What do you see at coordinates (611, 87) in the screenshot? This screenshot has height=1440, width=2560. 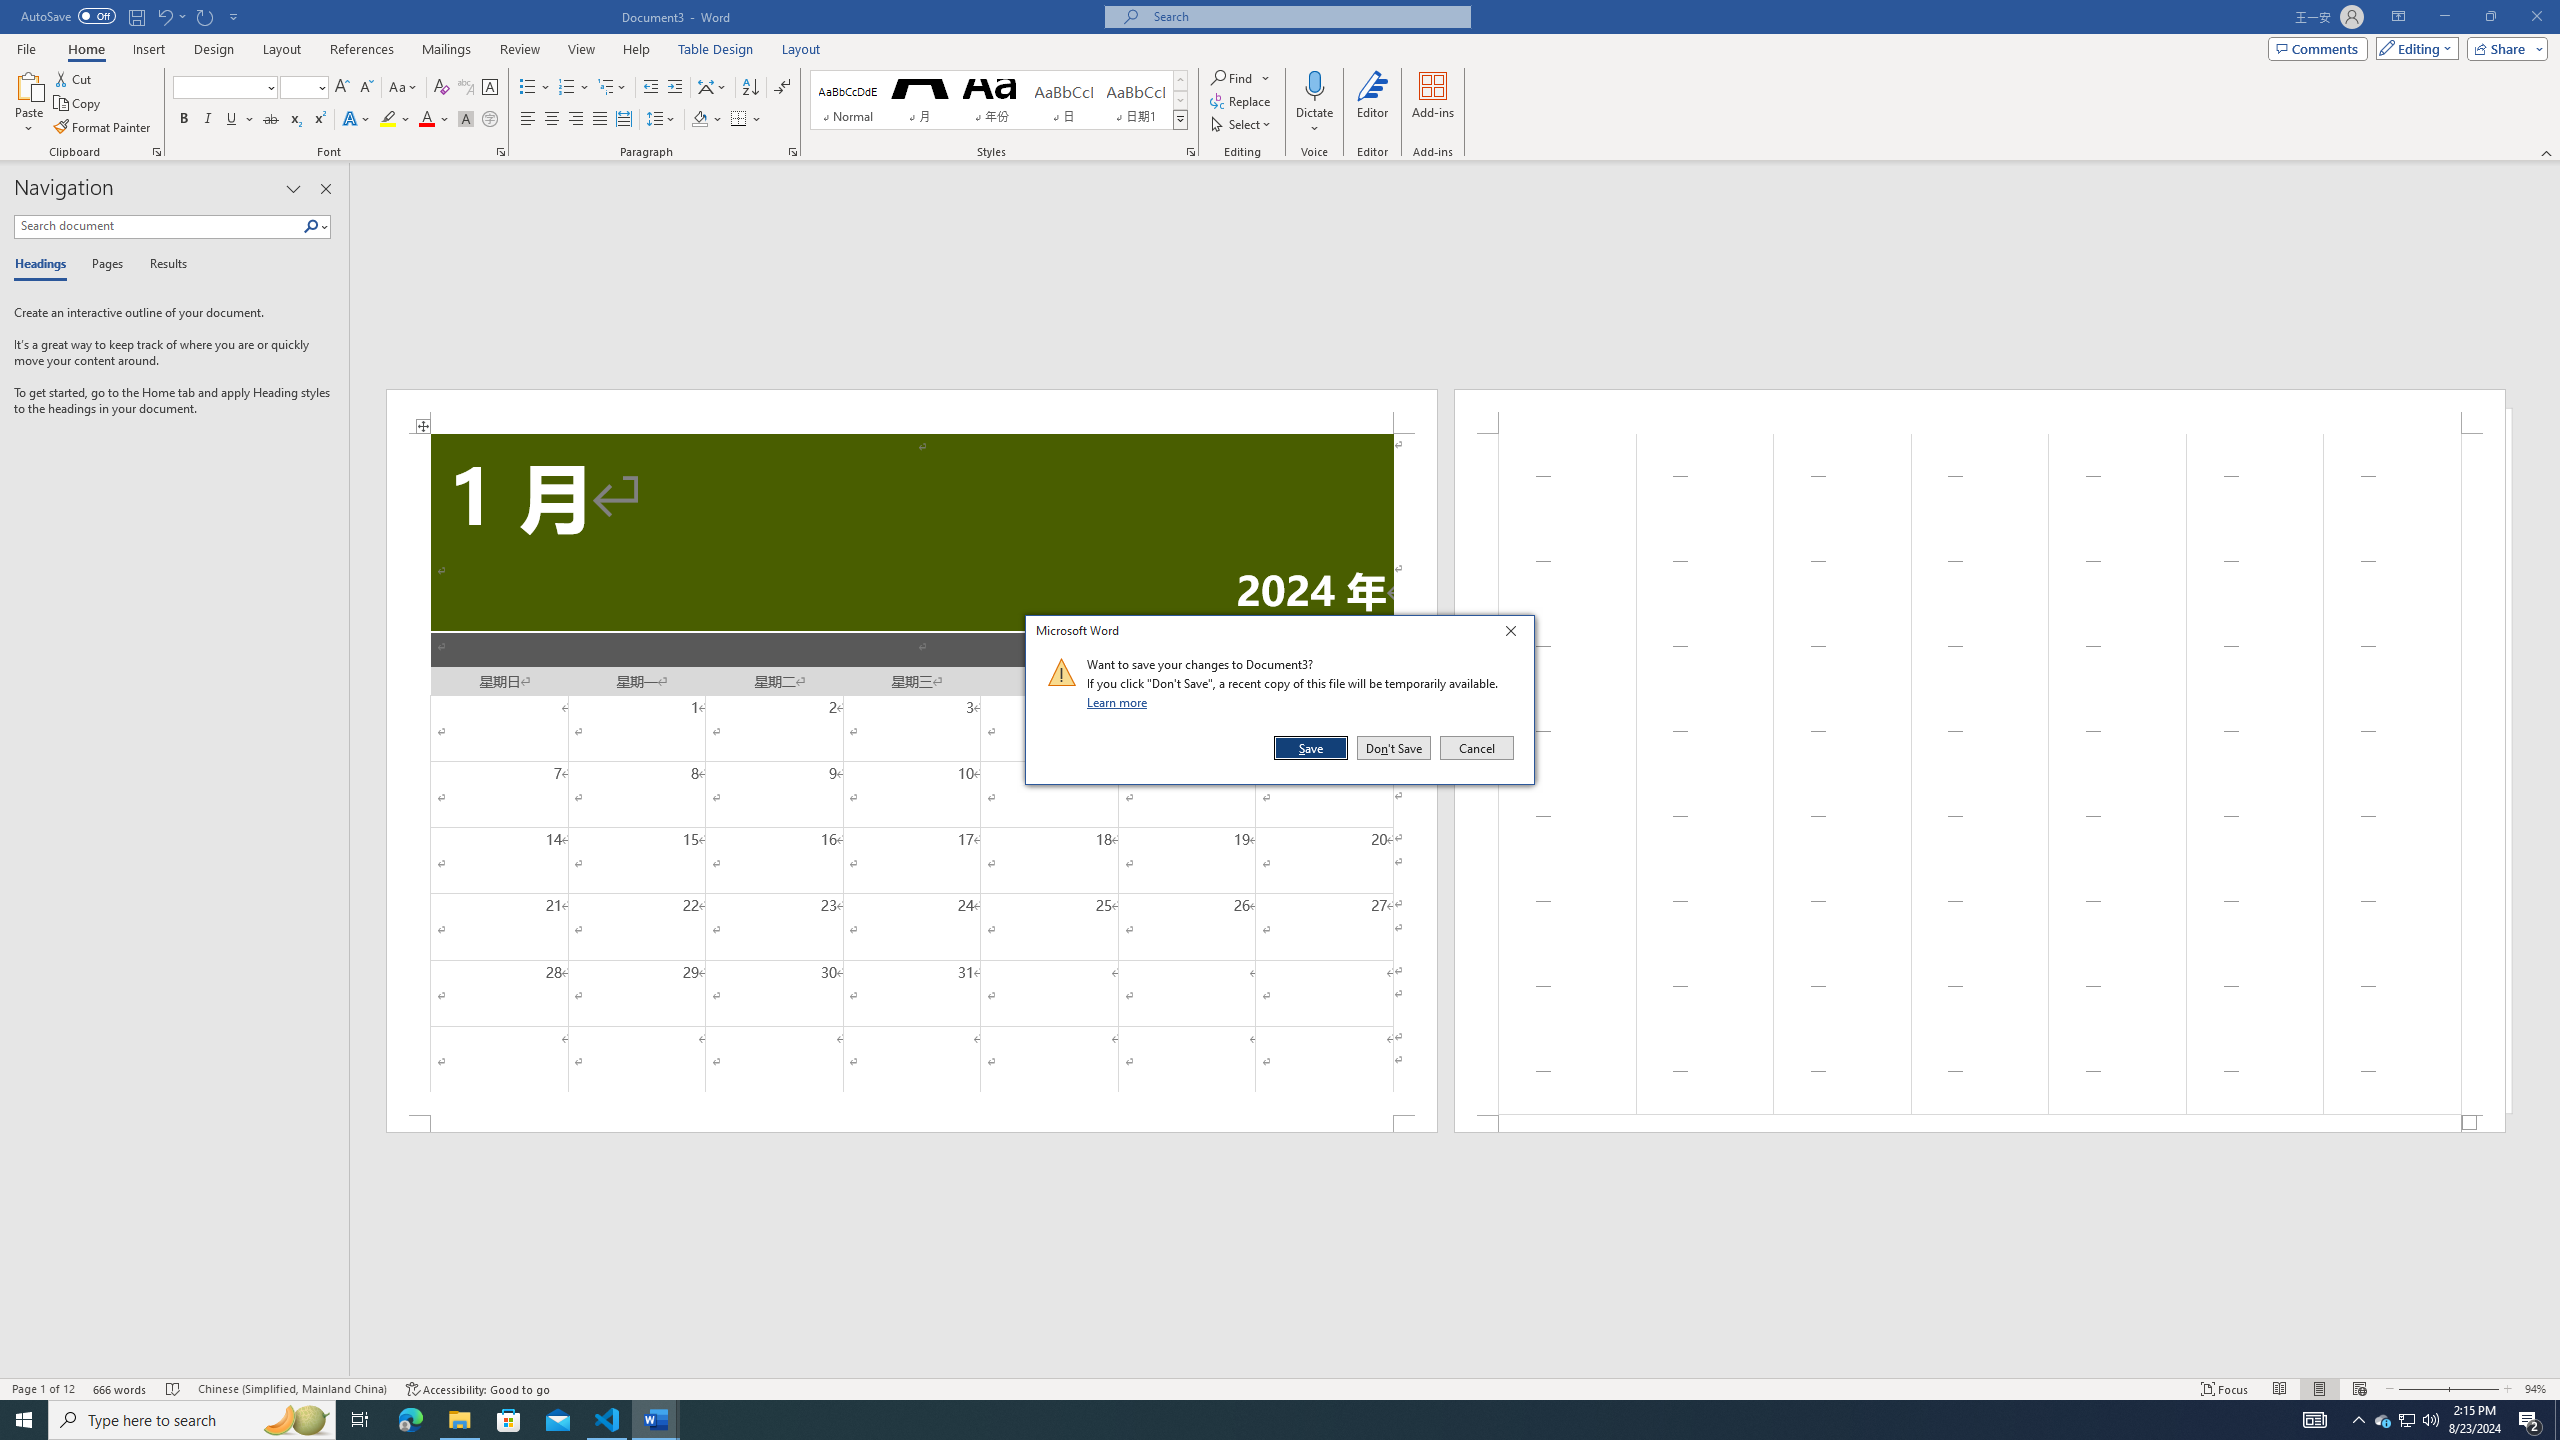 I see `'Multilevel List'` at bounding box center [611, 87].